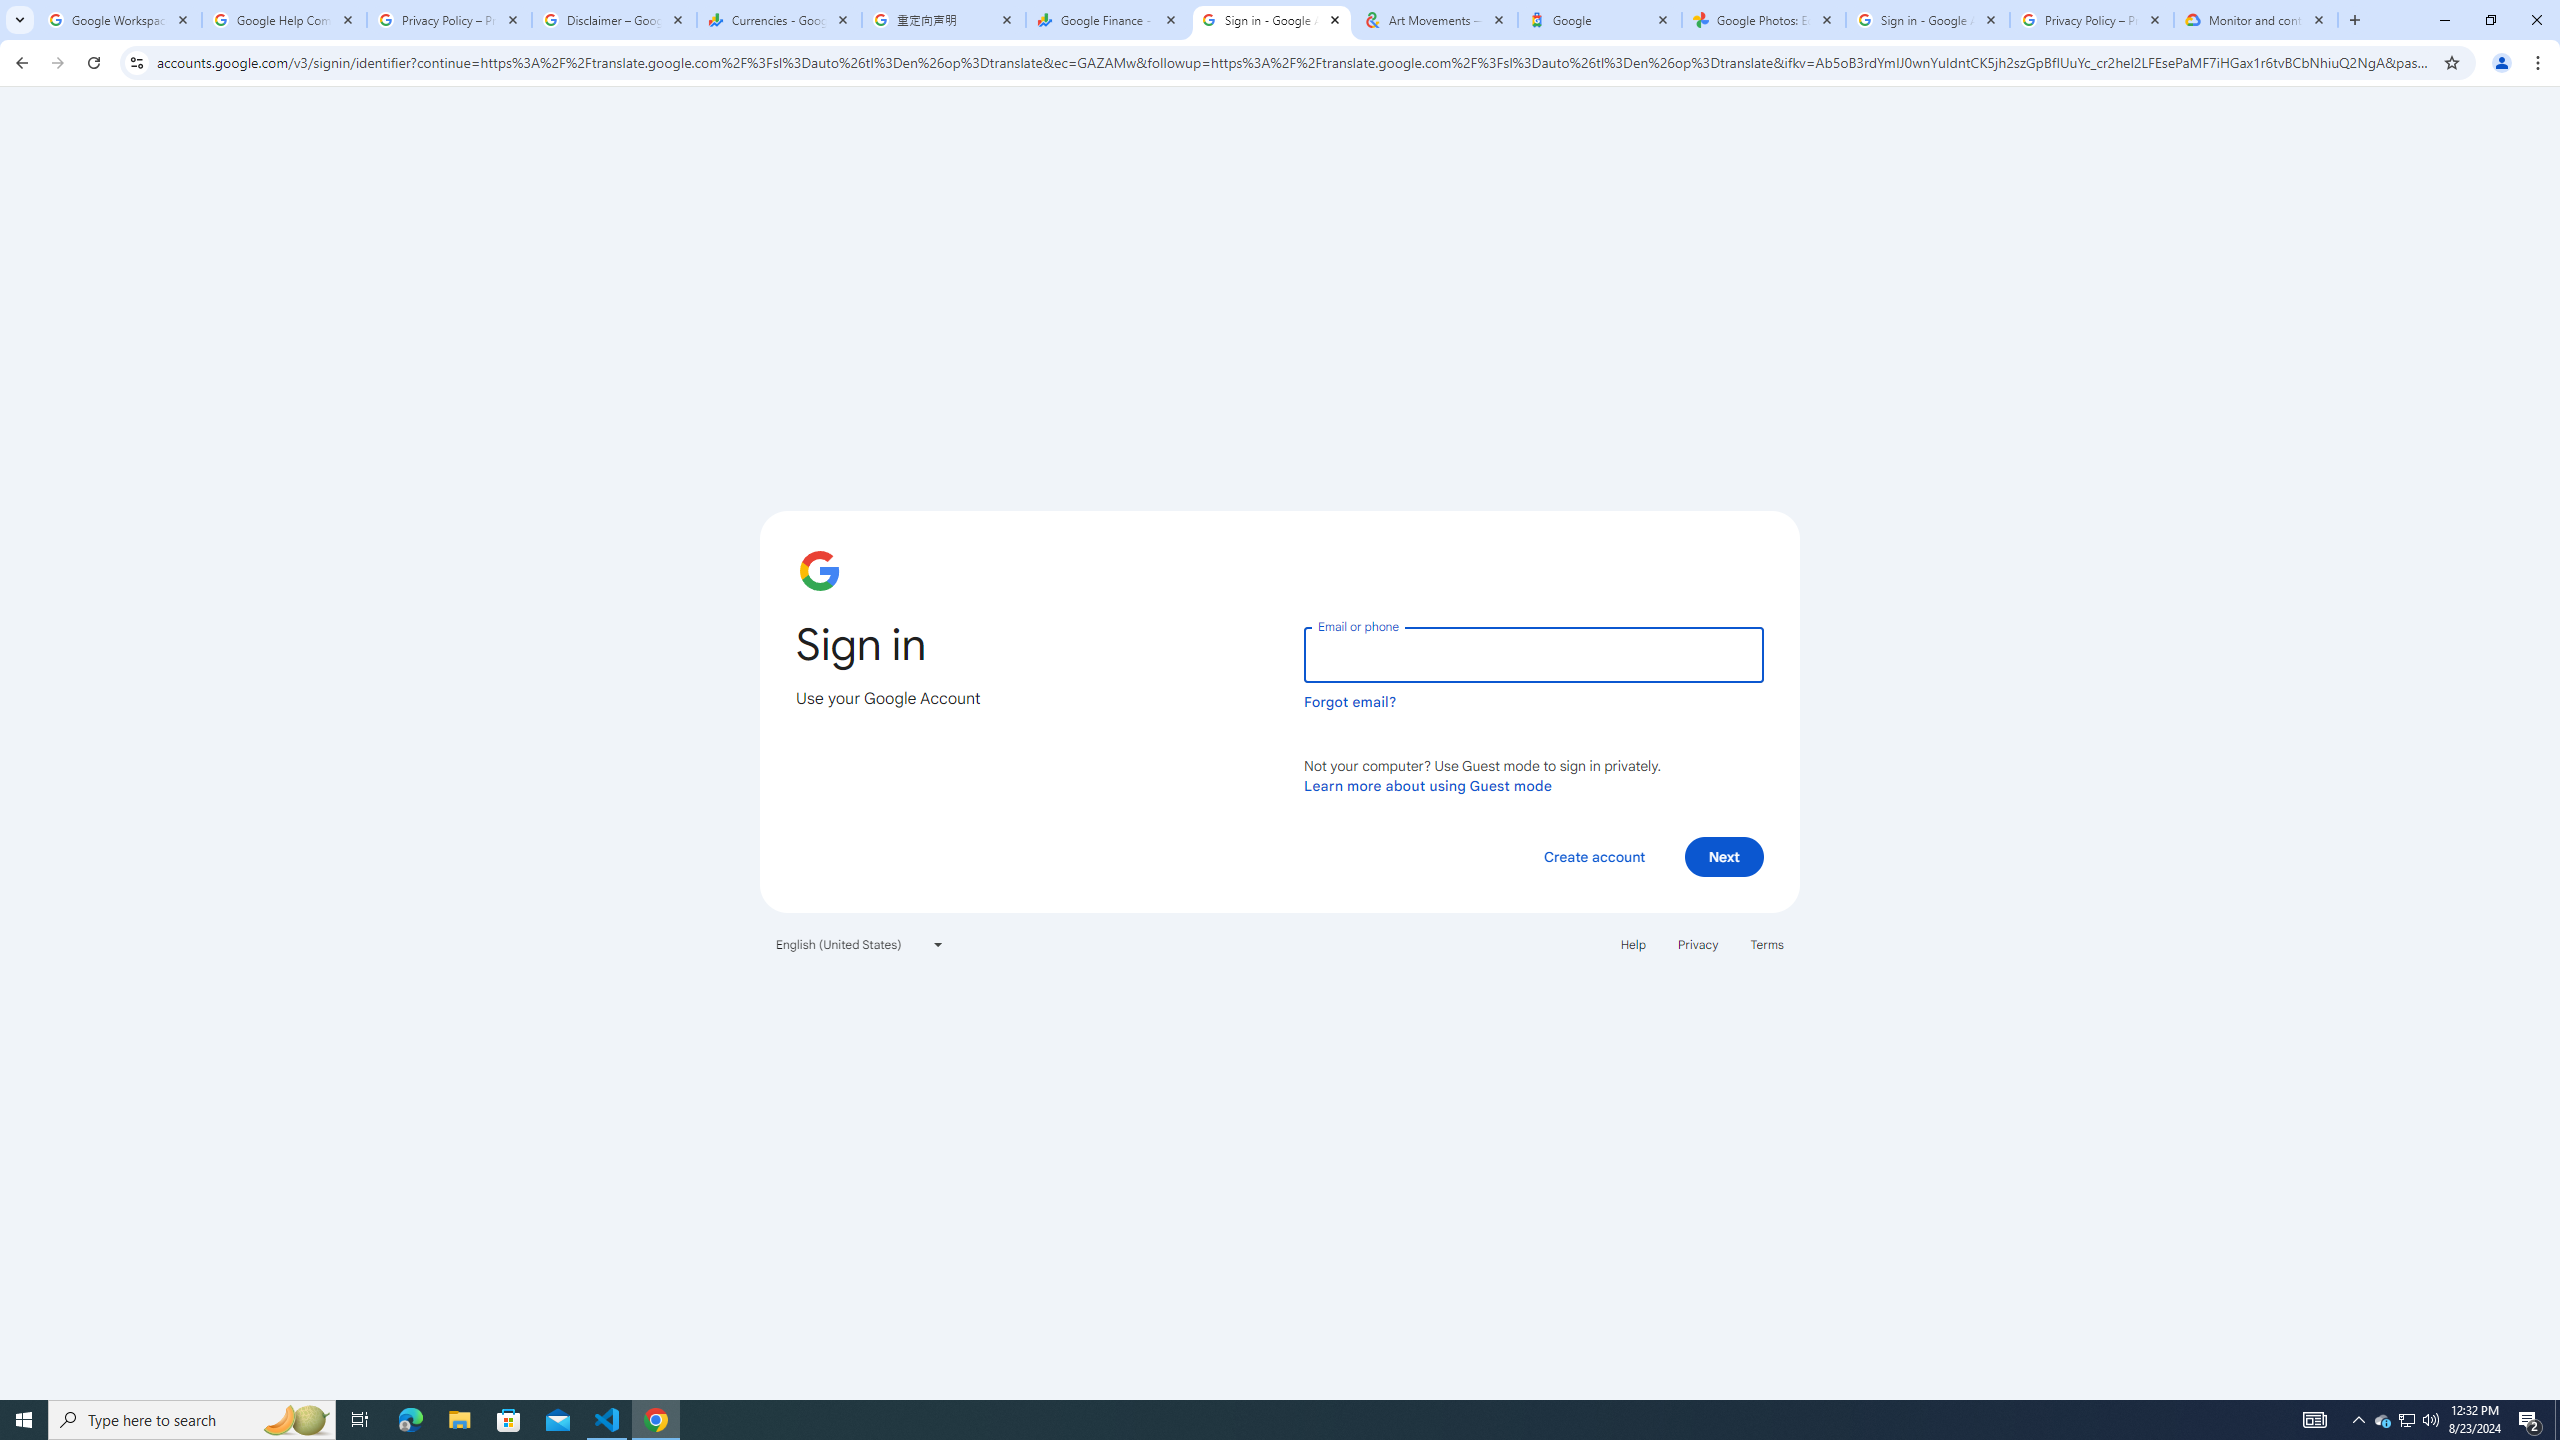  I want to click on 'Help', so click(1632, 942).